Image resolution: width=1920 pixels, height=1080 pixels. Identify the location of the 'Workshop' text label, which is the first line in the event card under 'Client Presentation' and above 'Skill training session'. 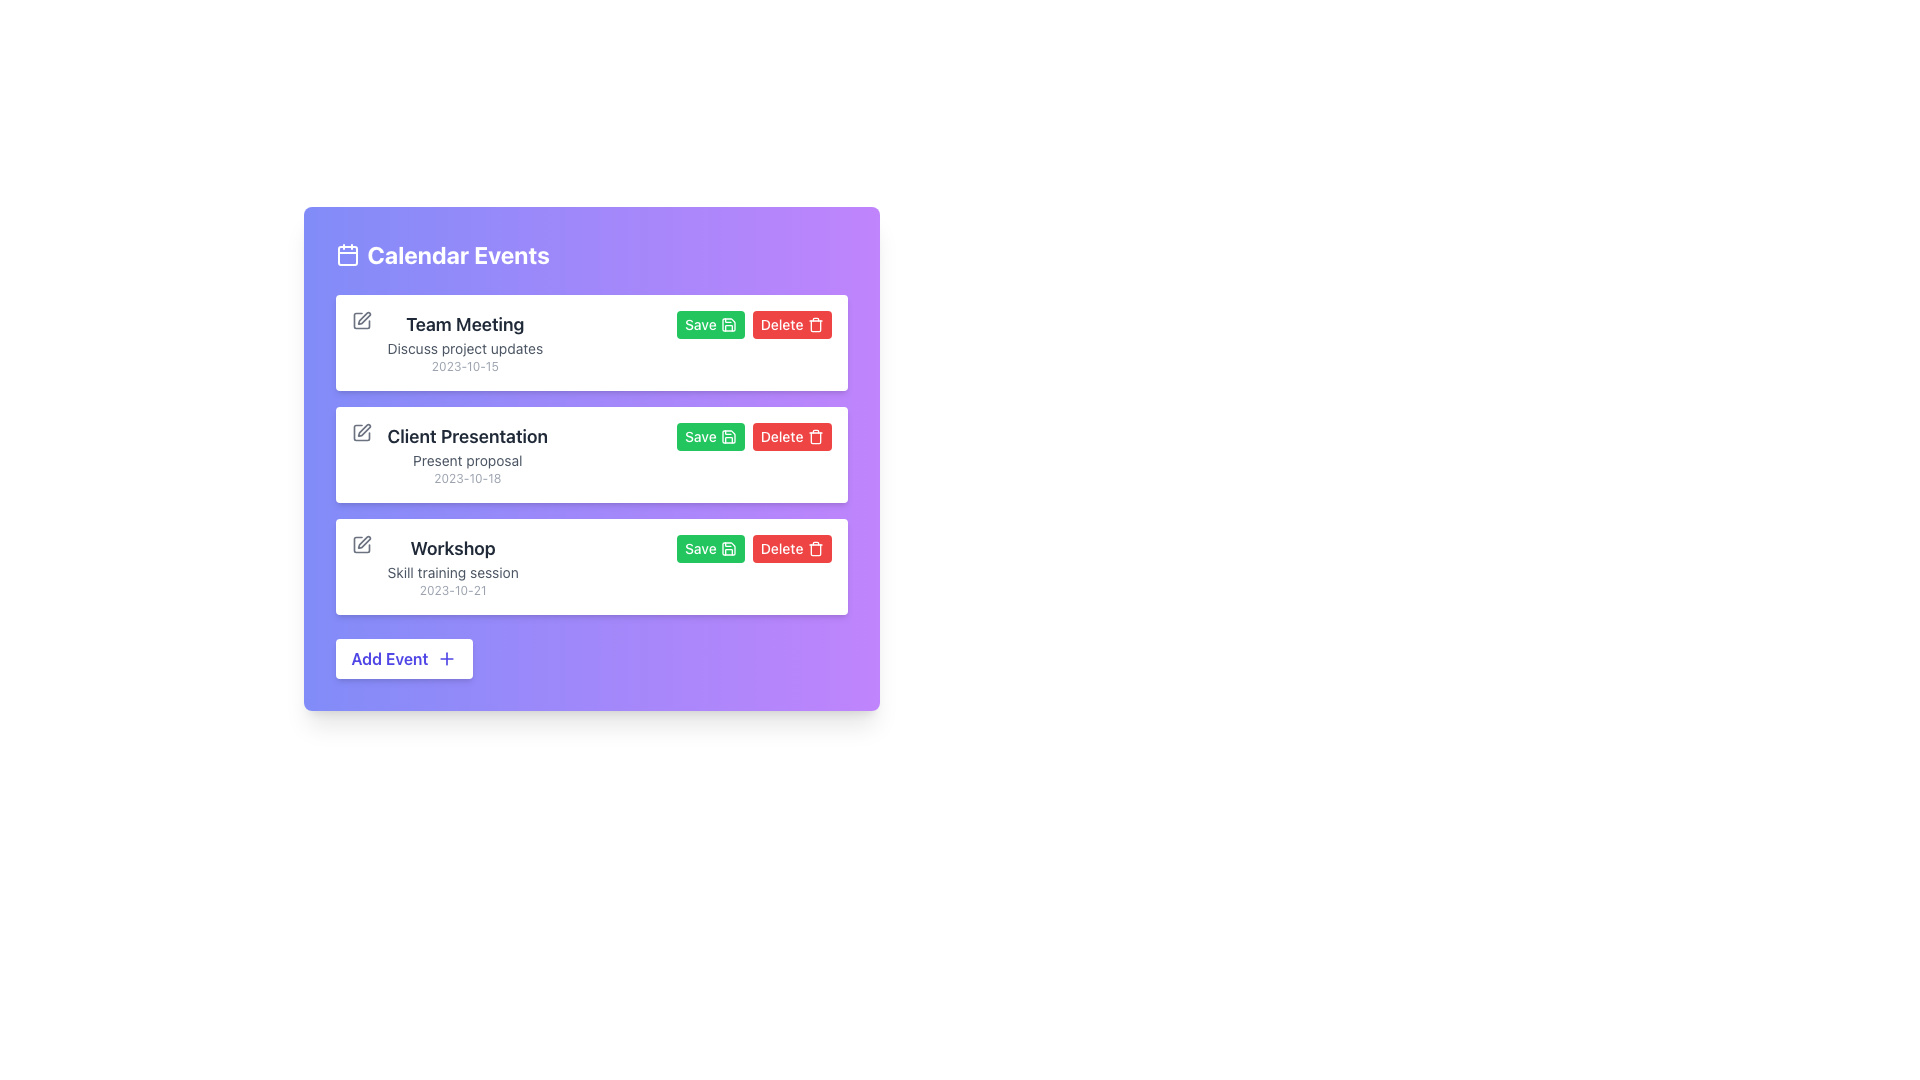
(452, 548).